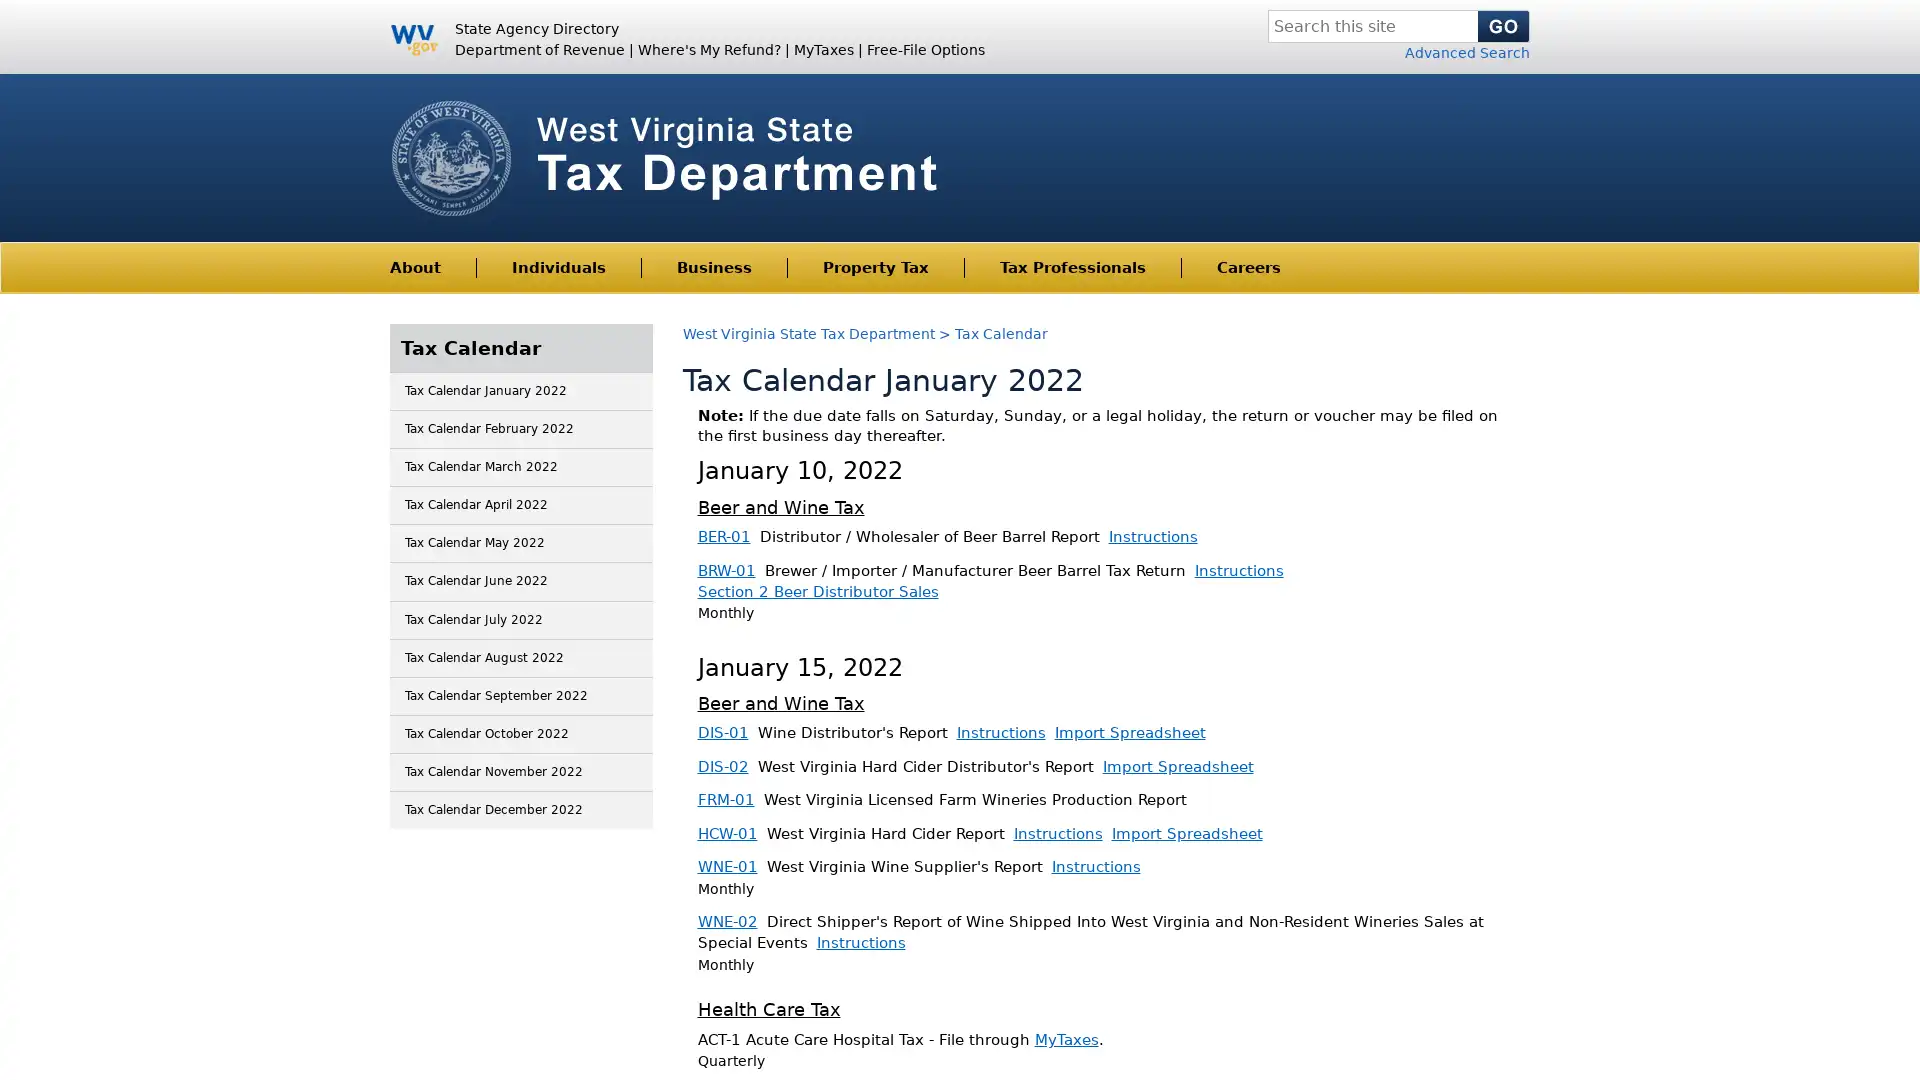 The image size is (1920, 1080). What do you see at coordinates (1503, 26) in the screenshot?
I see `Search` at bounding box center [1503, 26].